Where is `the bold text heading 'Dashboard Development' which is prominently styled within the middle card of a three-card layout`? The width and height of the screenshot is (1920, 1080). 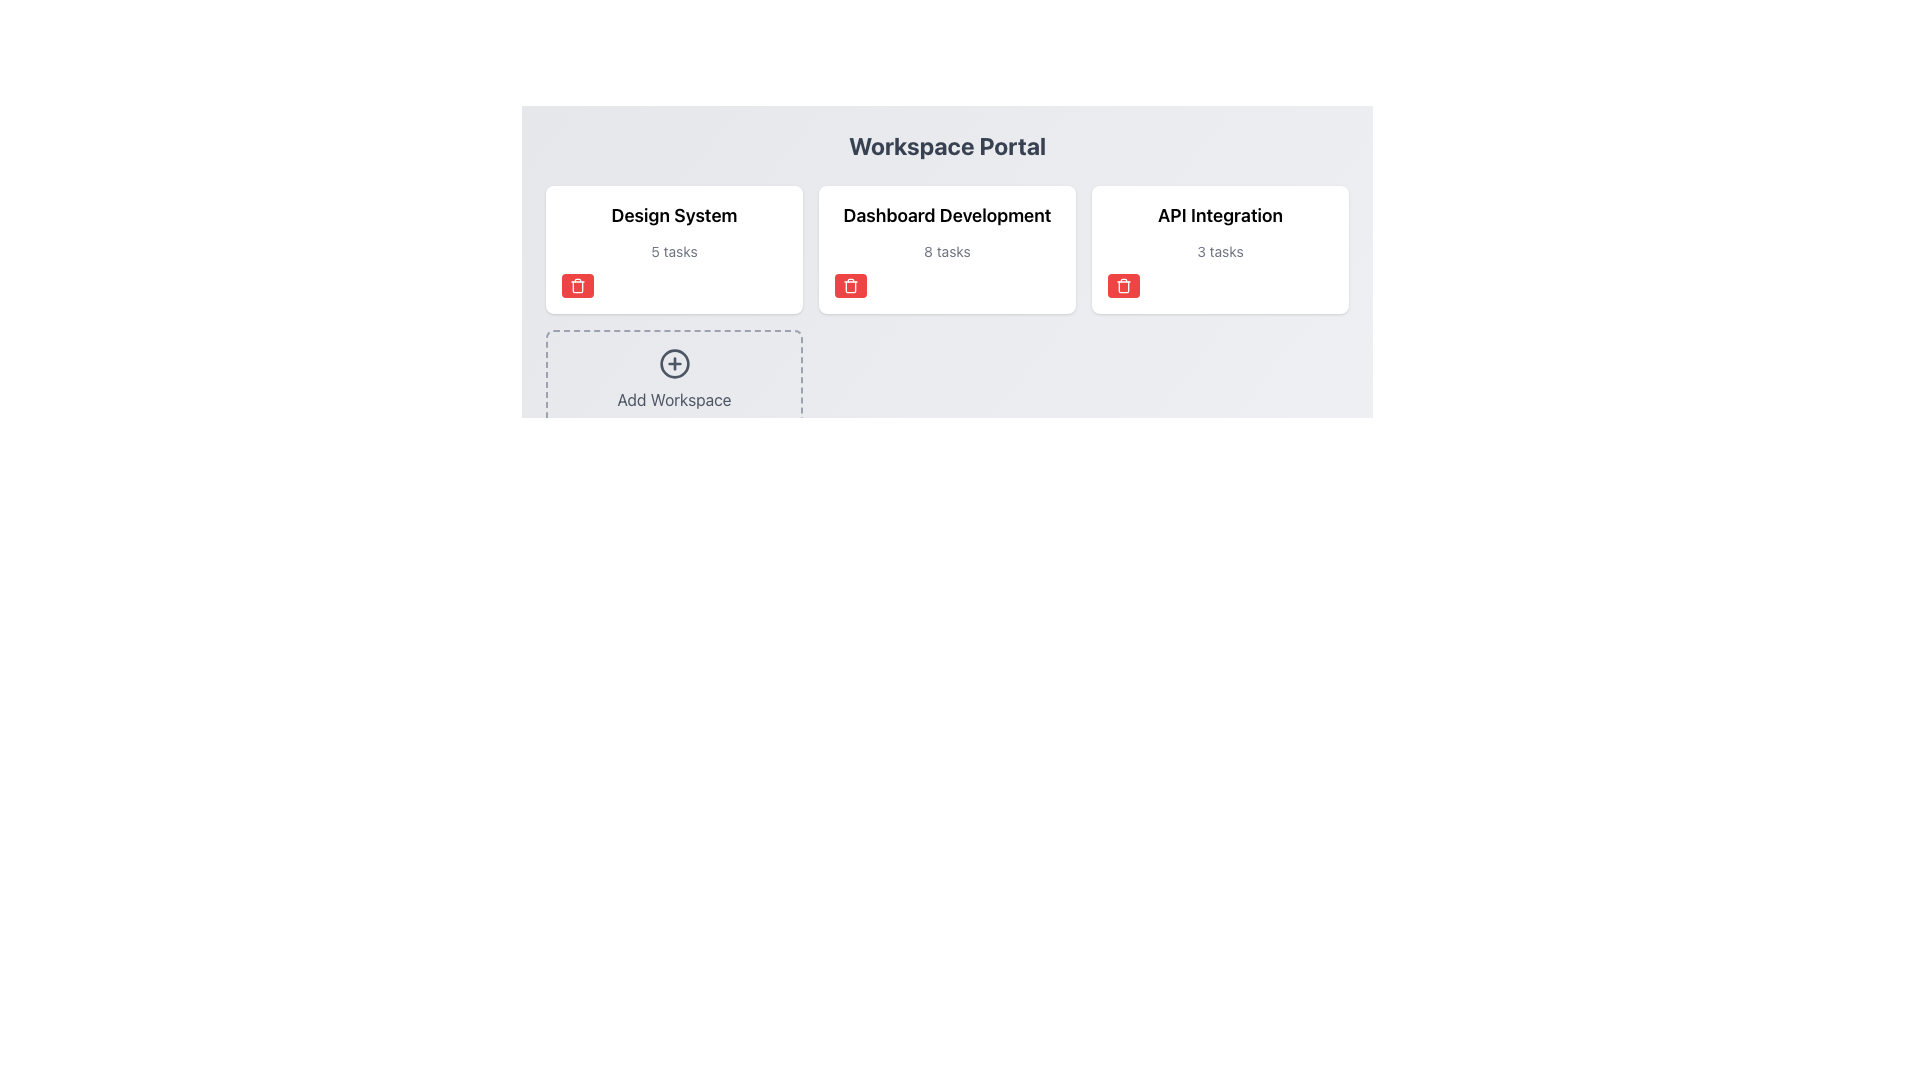 the bold text heading 'Dashboard Development' which is prominently styled within the middle card of a three-card layout is located at coordinates (946, 216).